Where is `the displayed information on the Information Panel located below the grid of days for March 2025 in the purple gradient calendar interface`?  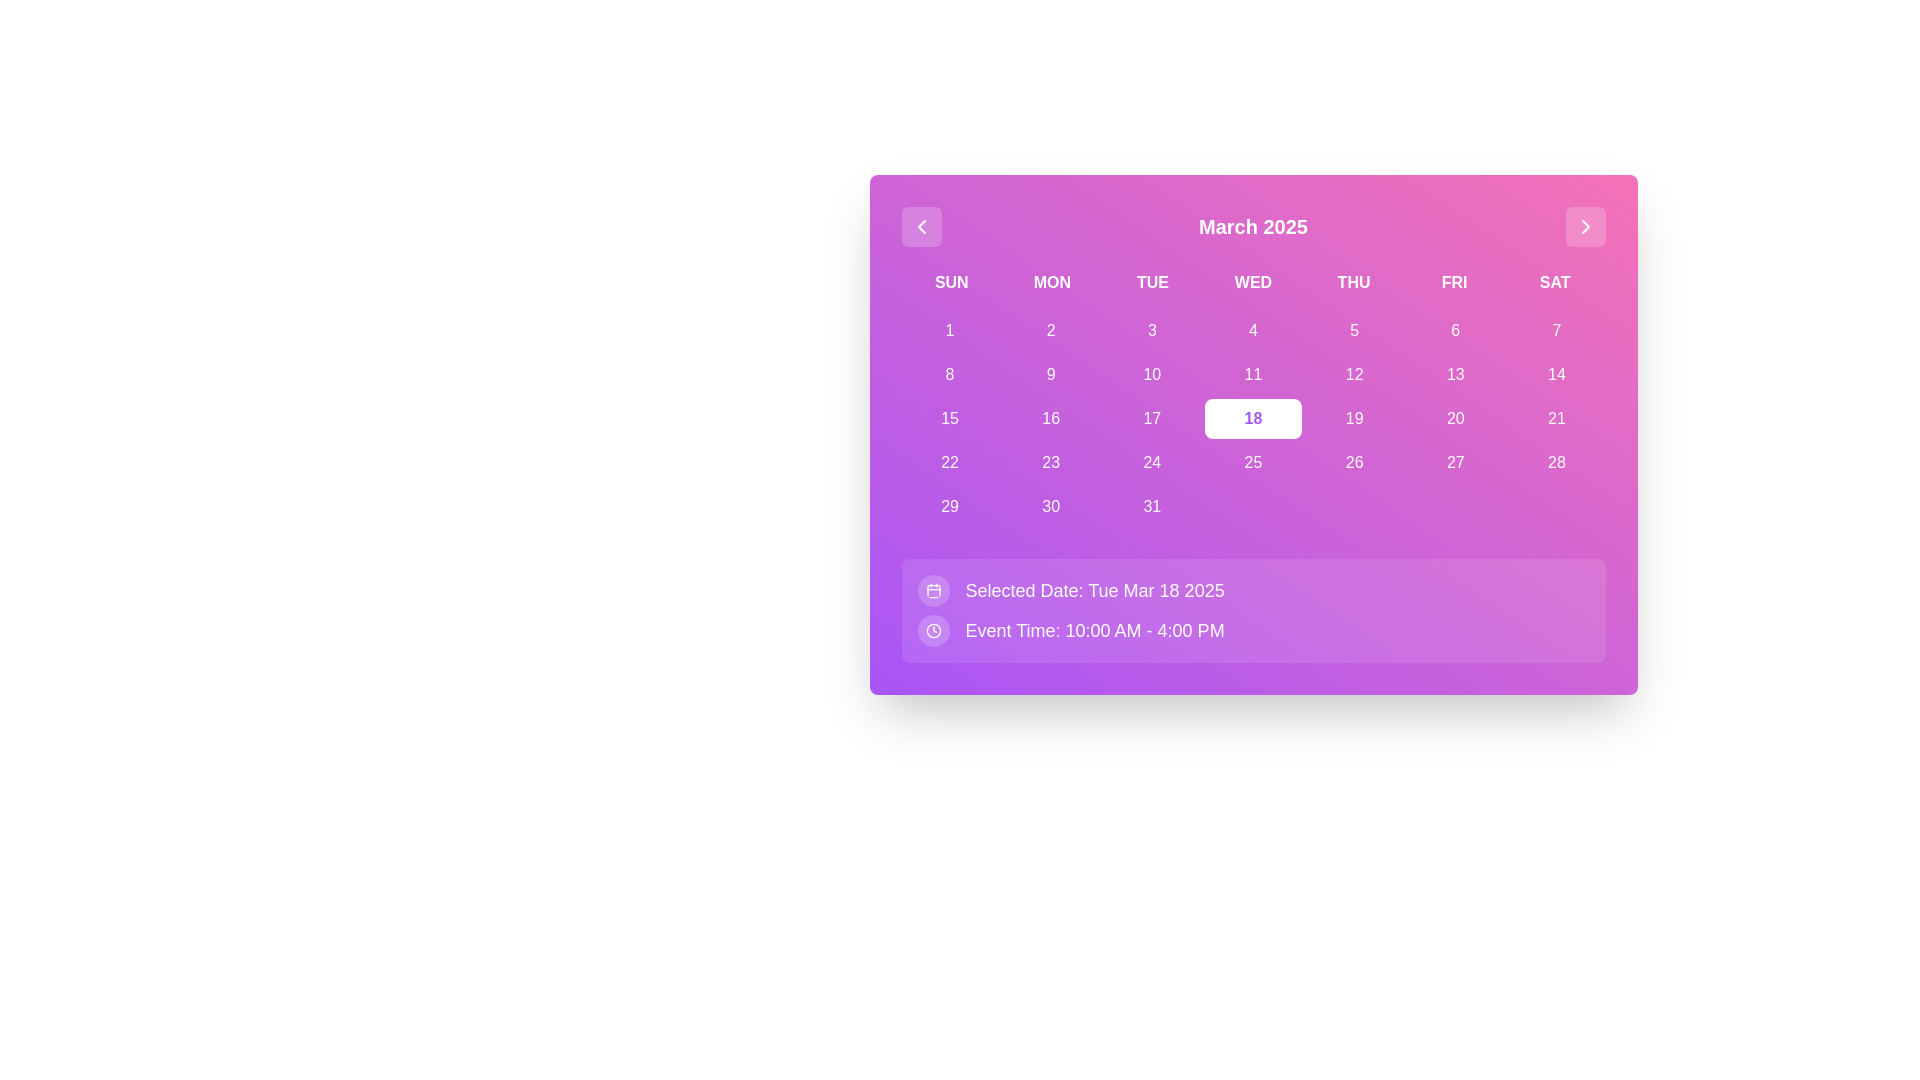
the displayed information on the Information Panel located below the grid of days for March 2025 in the purple gradient calendar interface is located at coordinates (1252, 609).